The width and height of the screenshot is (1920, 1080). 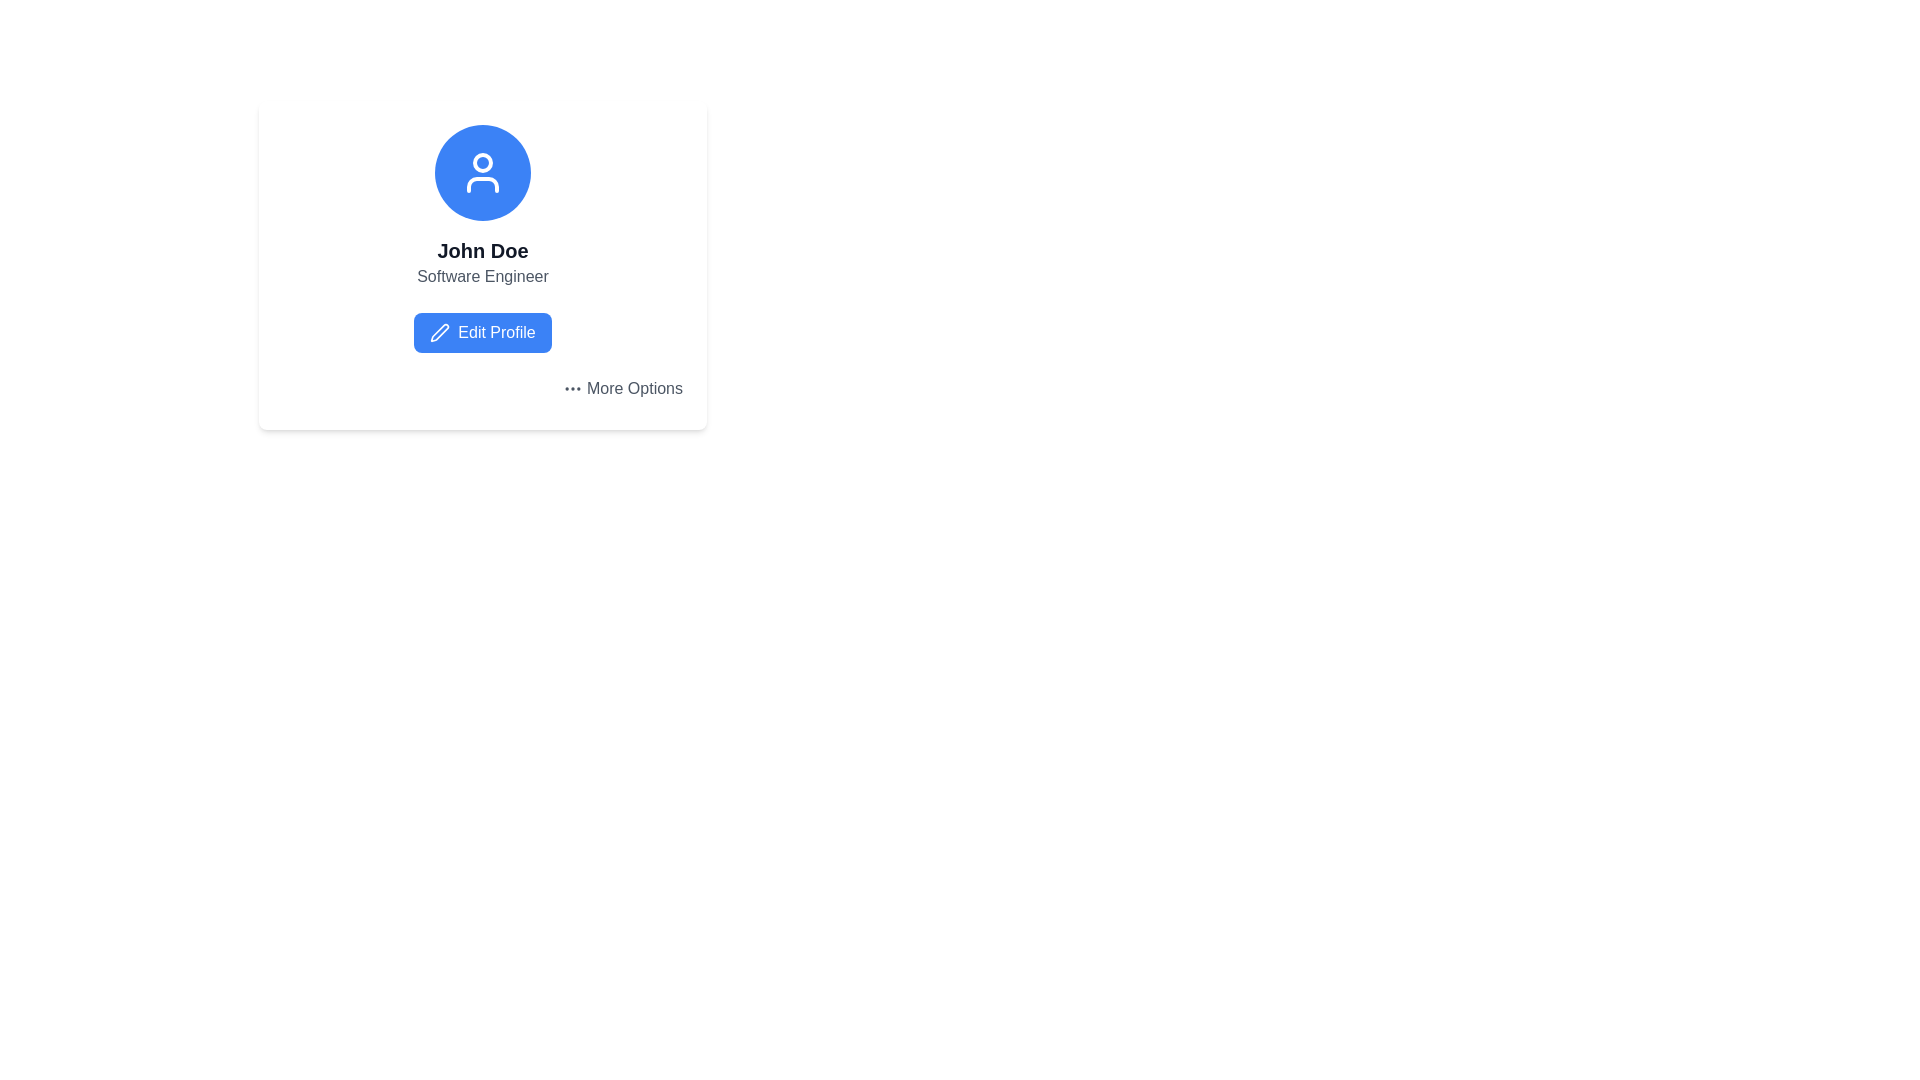 What do you see at coordinates (483, 331) in the screenshot?
I see `the profile edit button located below the 'John Doe' text and 'Software Engineer' subtitle in the profile card` at bounding box center [483, 331].